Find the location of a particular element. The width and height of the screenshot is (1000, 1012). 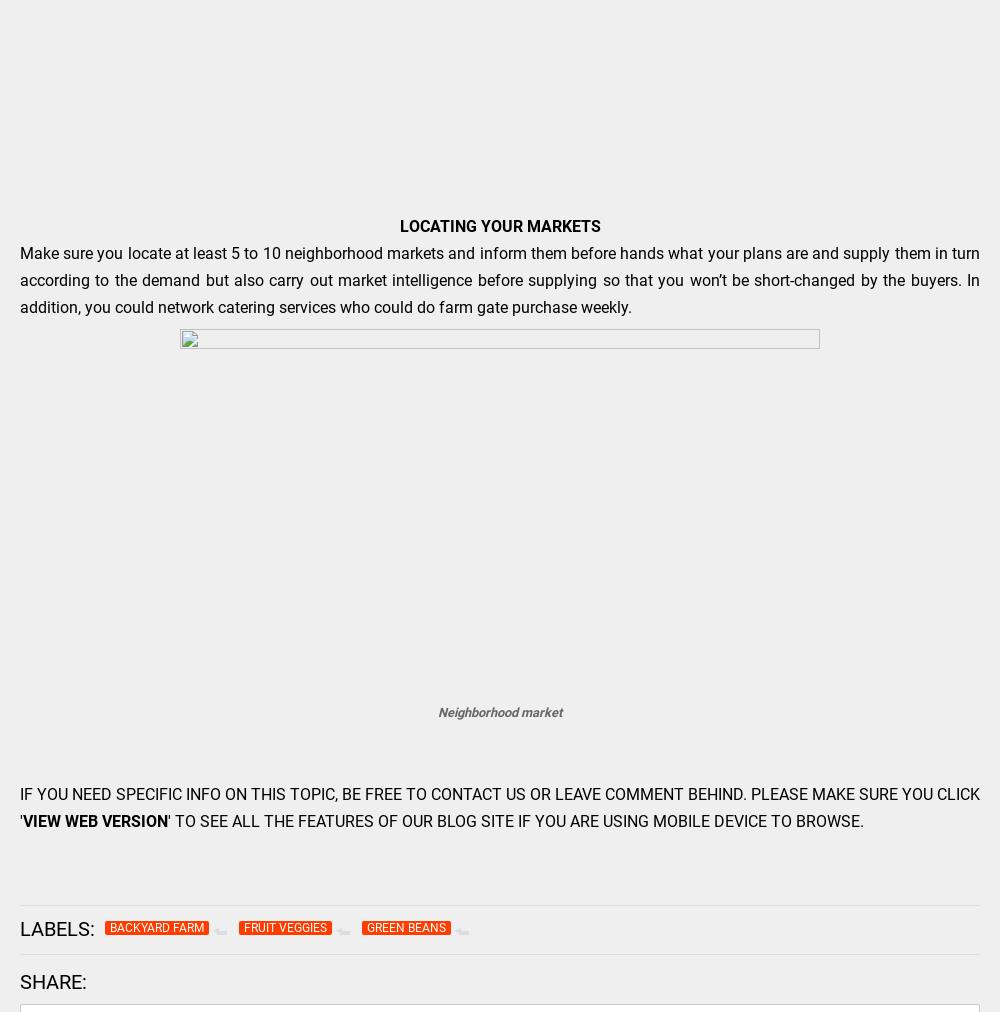

'FRUIT VEGGIES' is located at coordinates (243, 926).